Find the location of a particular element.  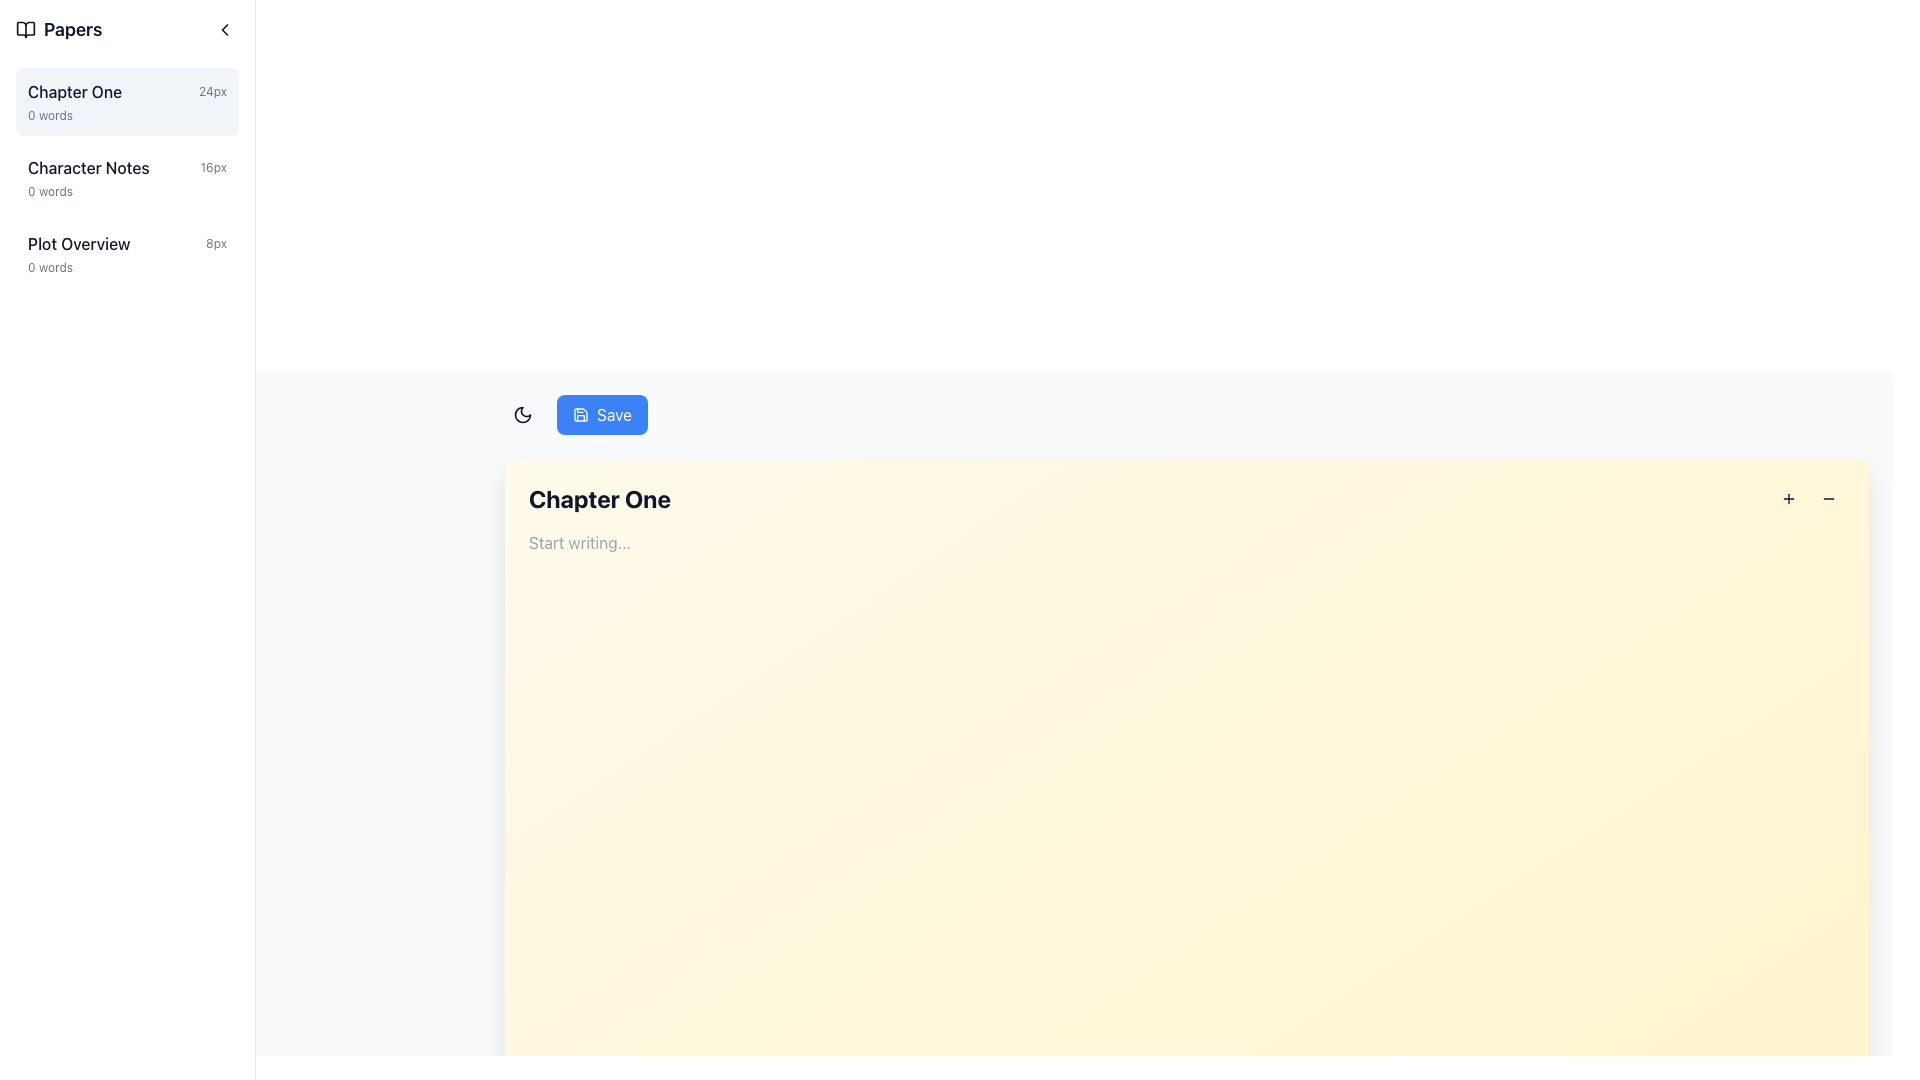

the text label displaying '8px' located in the sidebar under the 'Plot Overview' header, which is aligned to the right of the header text is located at coordinates (216, 242).